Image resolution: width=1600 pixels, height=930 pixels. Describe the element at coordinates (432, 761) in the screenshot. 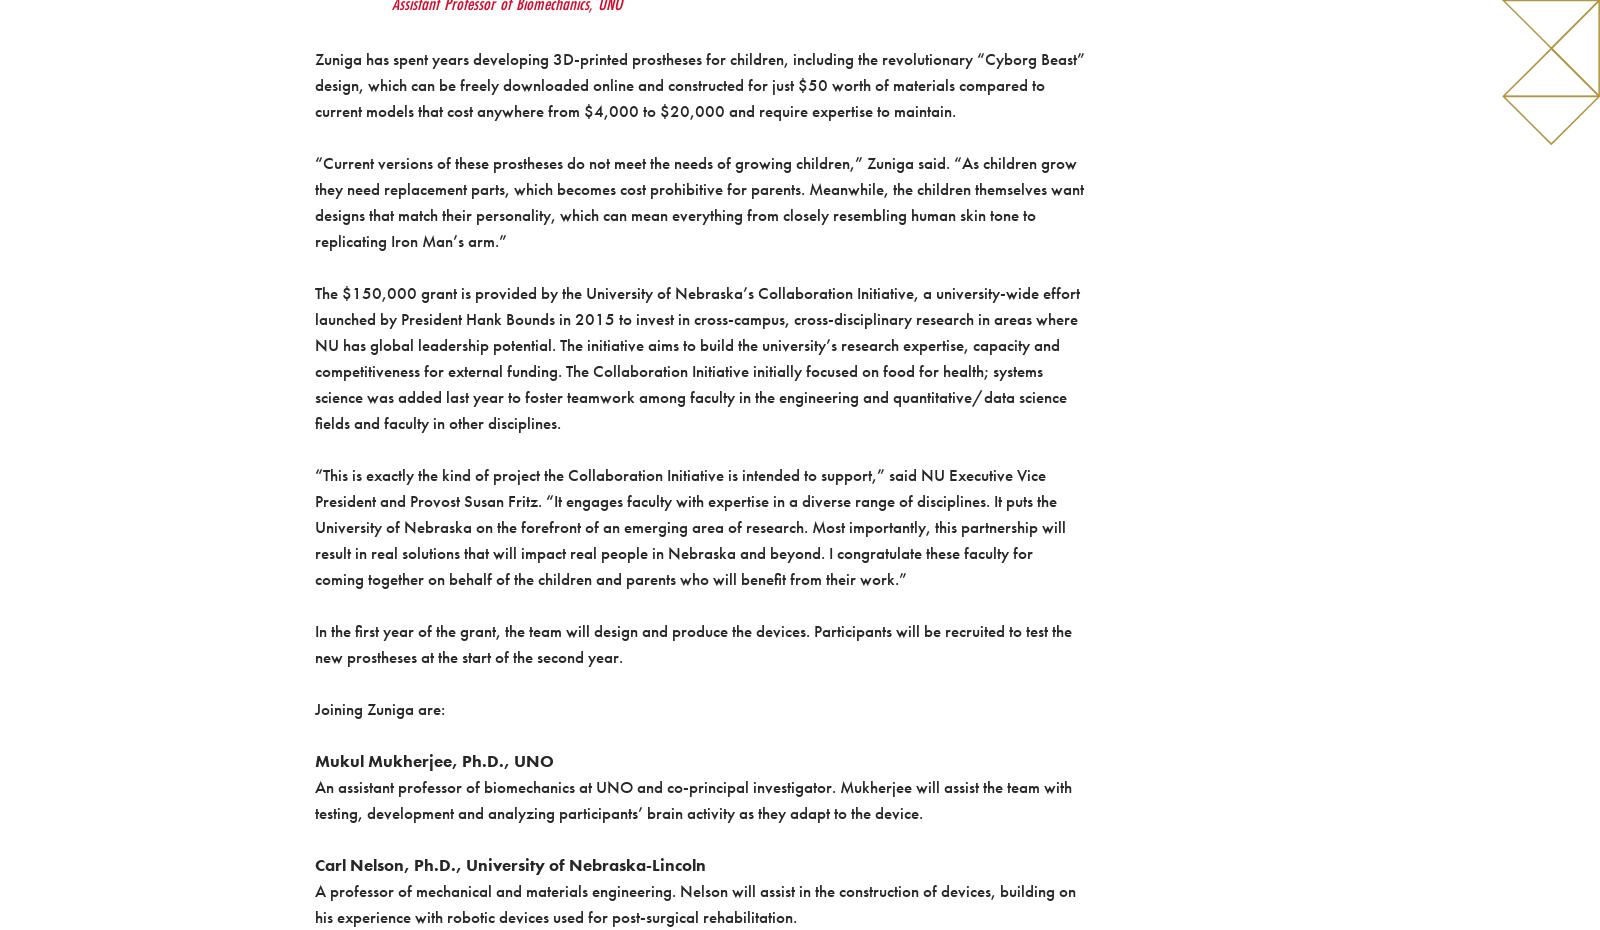

I see `'Mukul Mukherjee, Ph.D., UNO'` at that location.